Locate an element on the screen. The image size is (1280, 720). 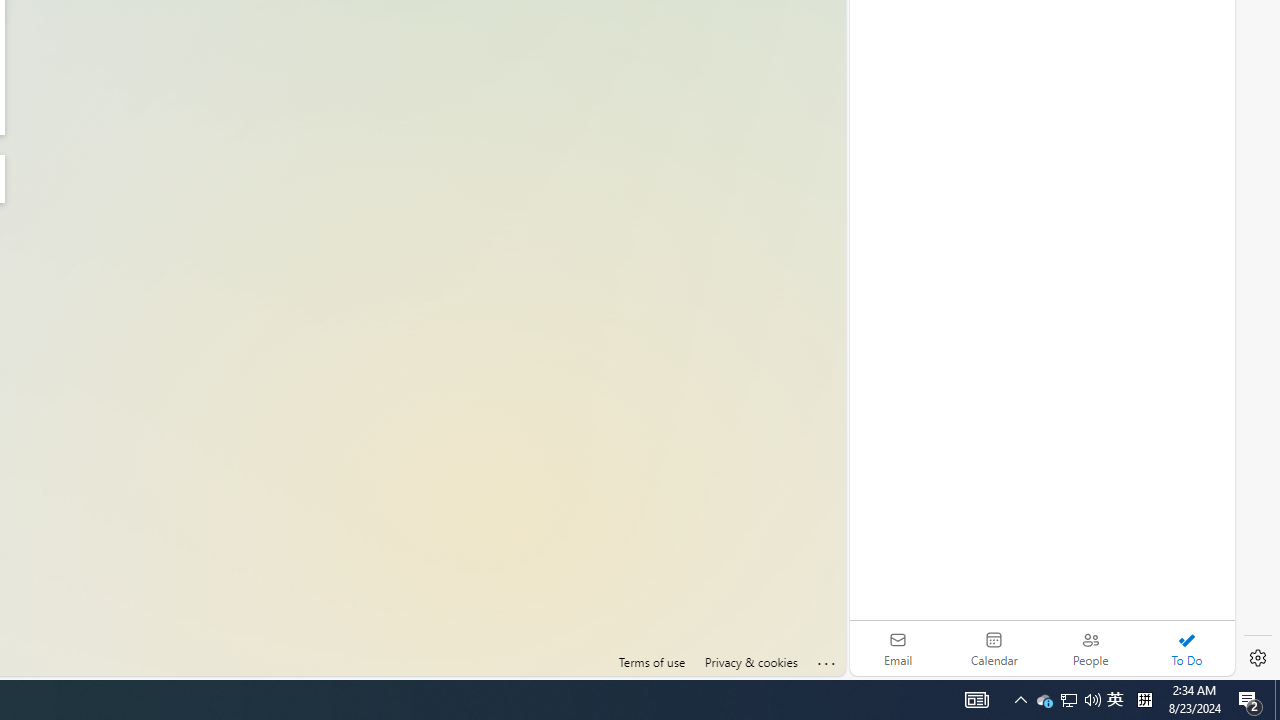
'People' is located at coordinates (1089, 648).